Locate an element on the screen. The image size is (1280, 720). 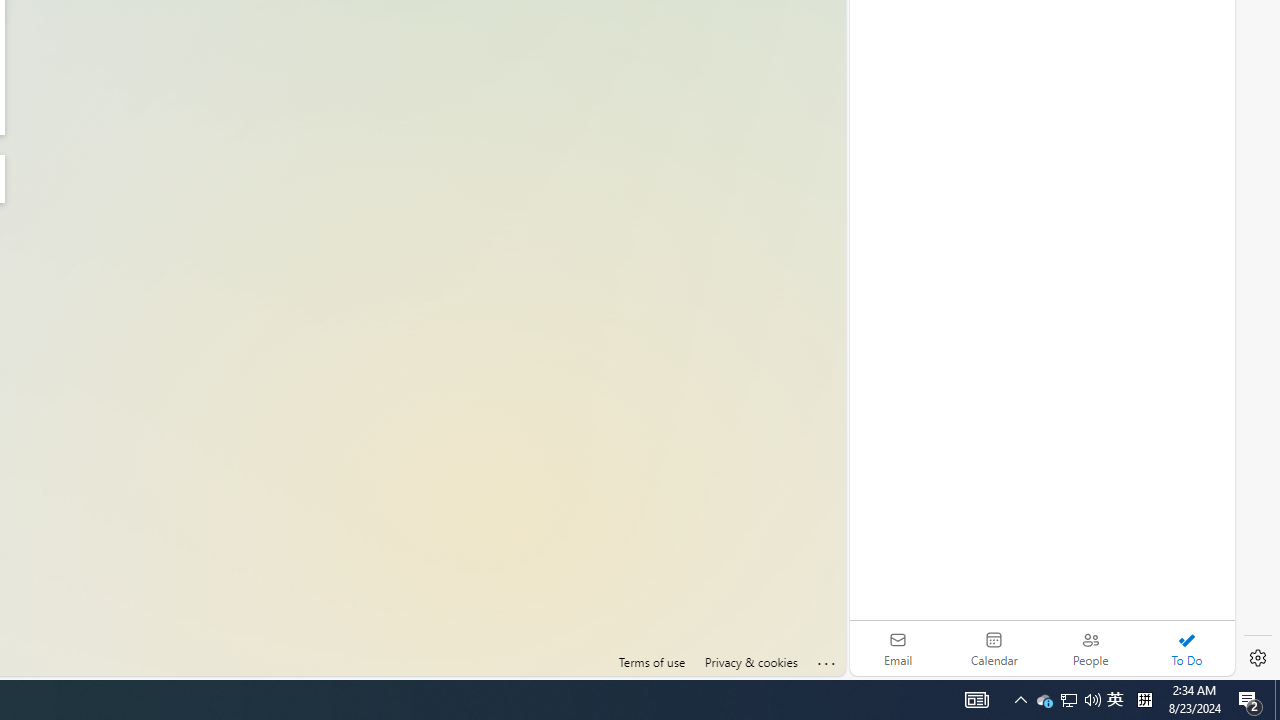
'People' is located at coordinates (1089, 648).